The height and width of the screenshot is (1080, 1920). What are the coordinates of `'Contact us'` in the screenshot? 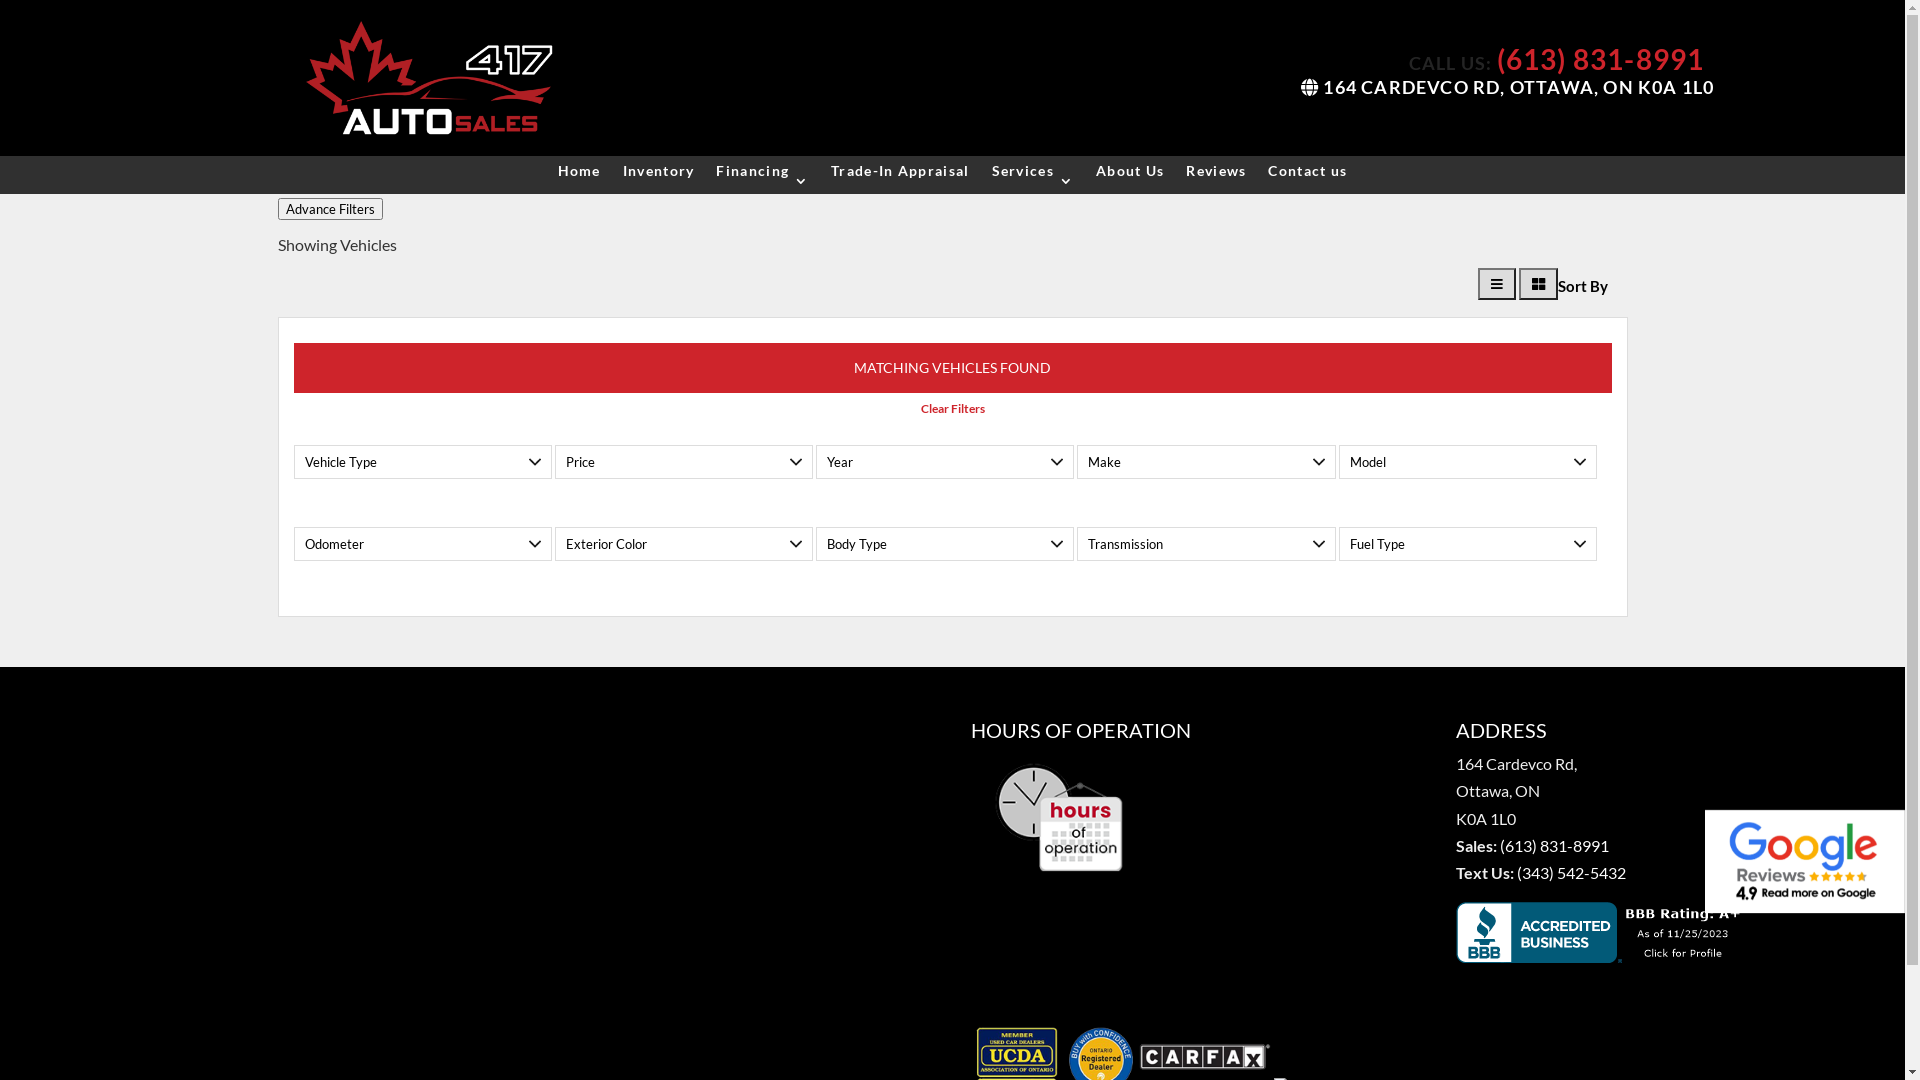 It's located at (1307, 173).